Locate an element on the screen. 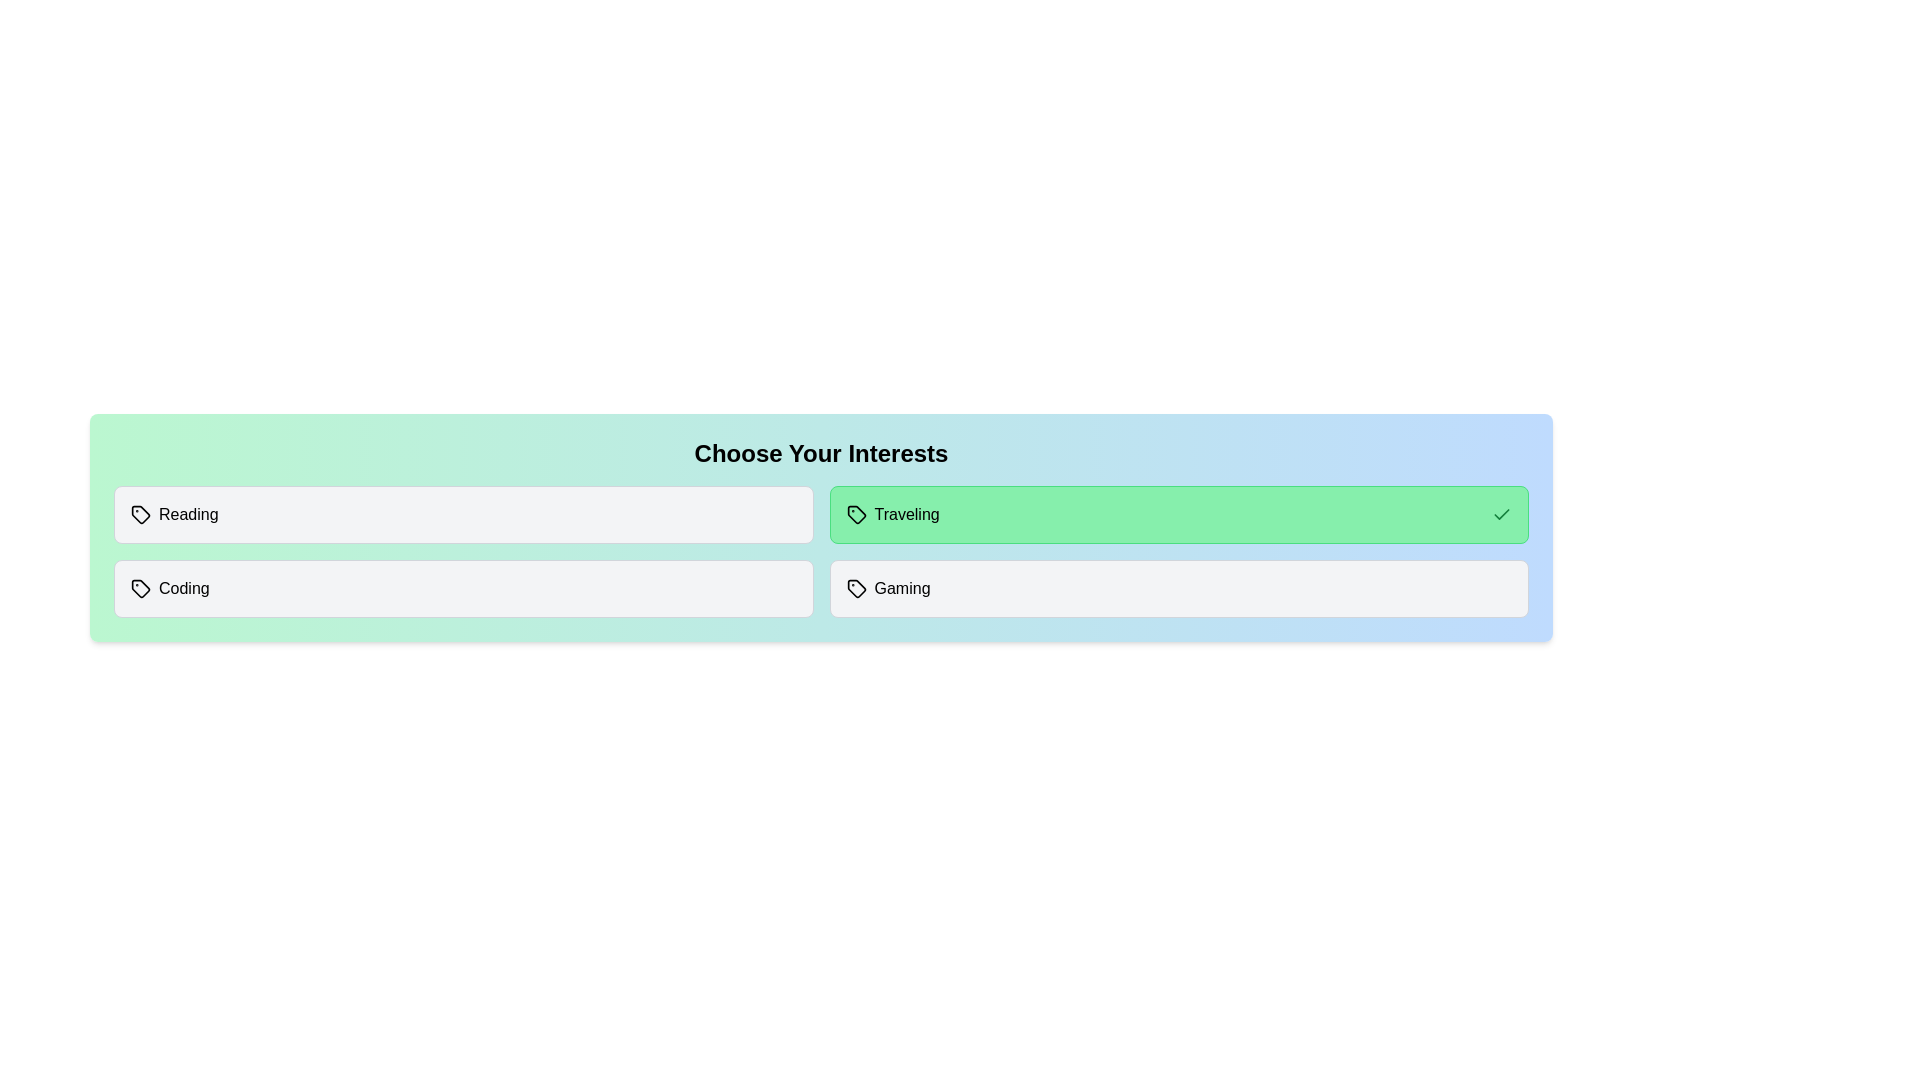 This screenshot has height=1080, width=1920. the interest item Coding is located at coordinates (462, 588).